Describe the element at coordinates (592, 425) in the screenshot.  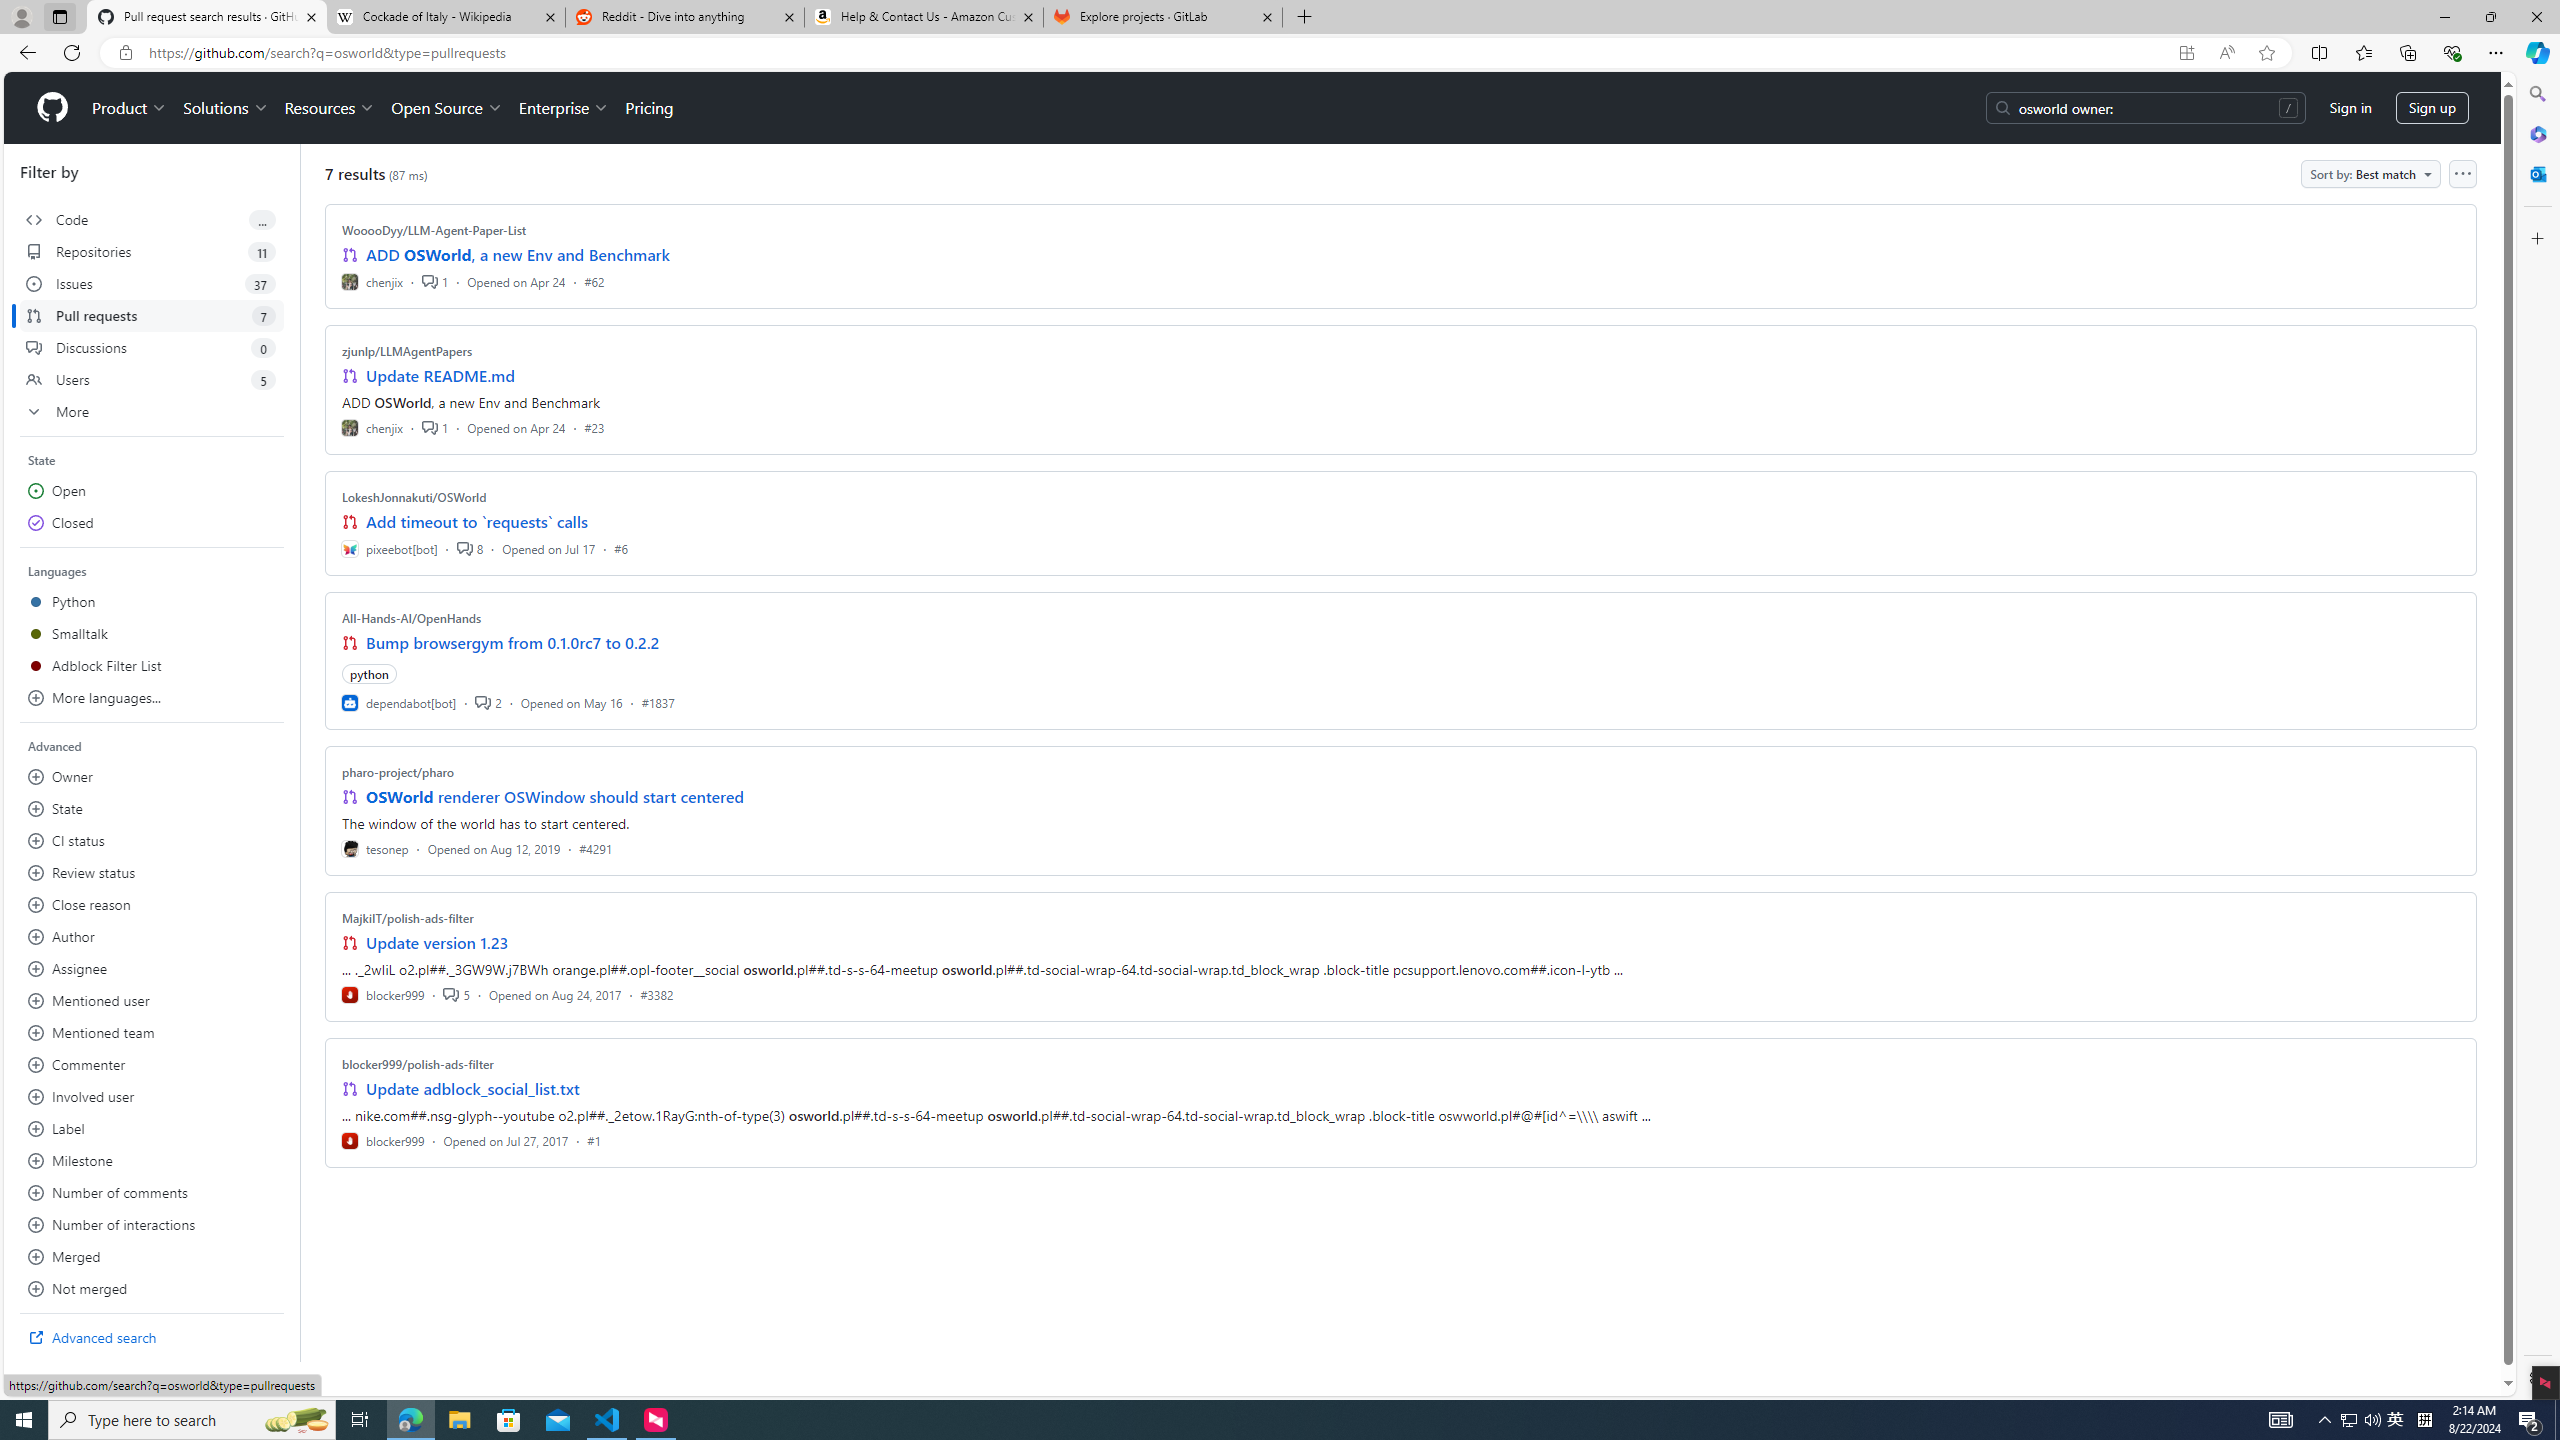
I see `'#23'` at that location.